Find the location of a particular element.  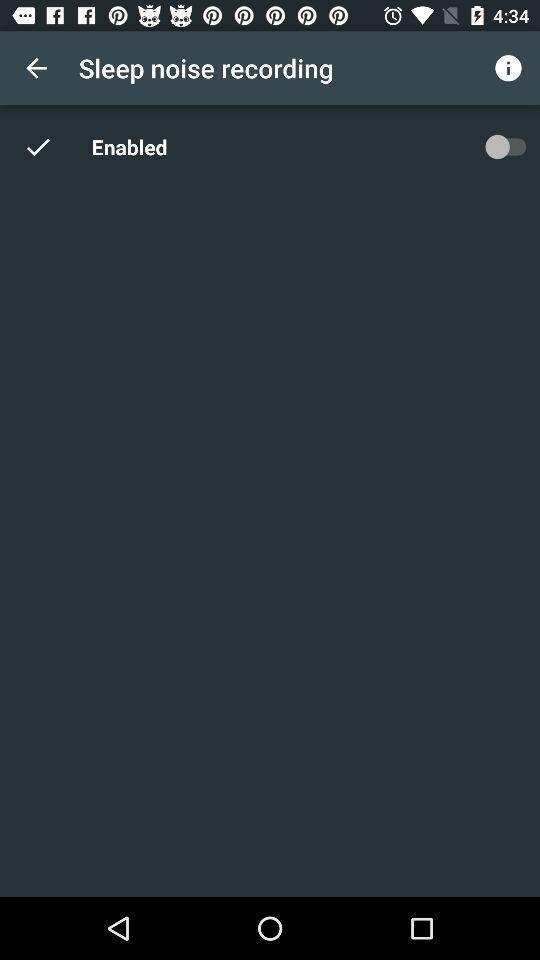

the icon next to enabled is located at coordinates (49, 145).